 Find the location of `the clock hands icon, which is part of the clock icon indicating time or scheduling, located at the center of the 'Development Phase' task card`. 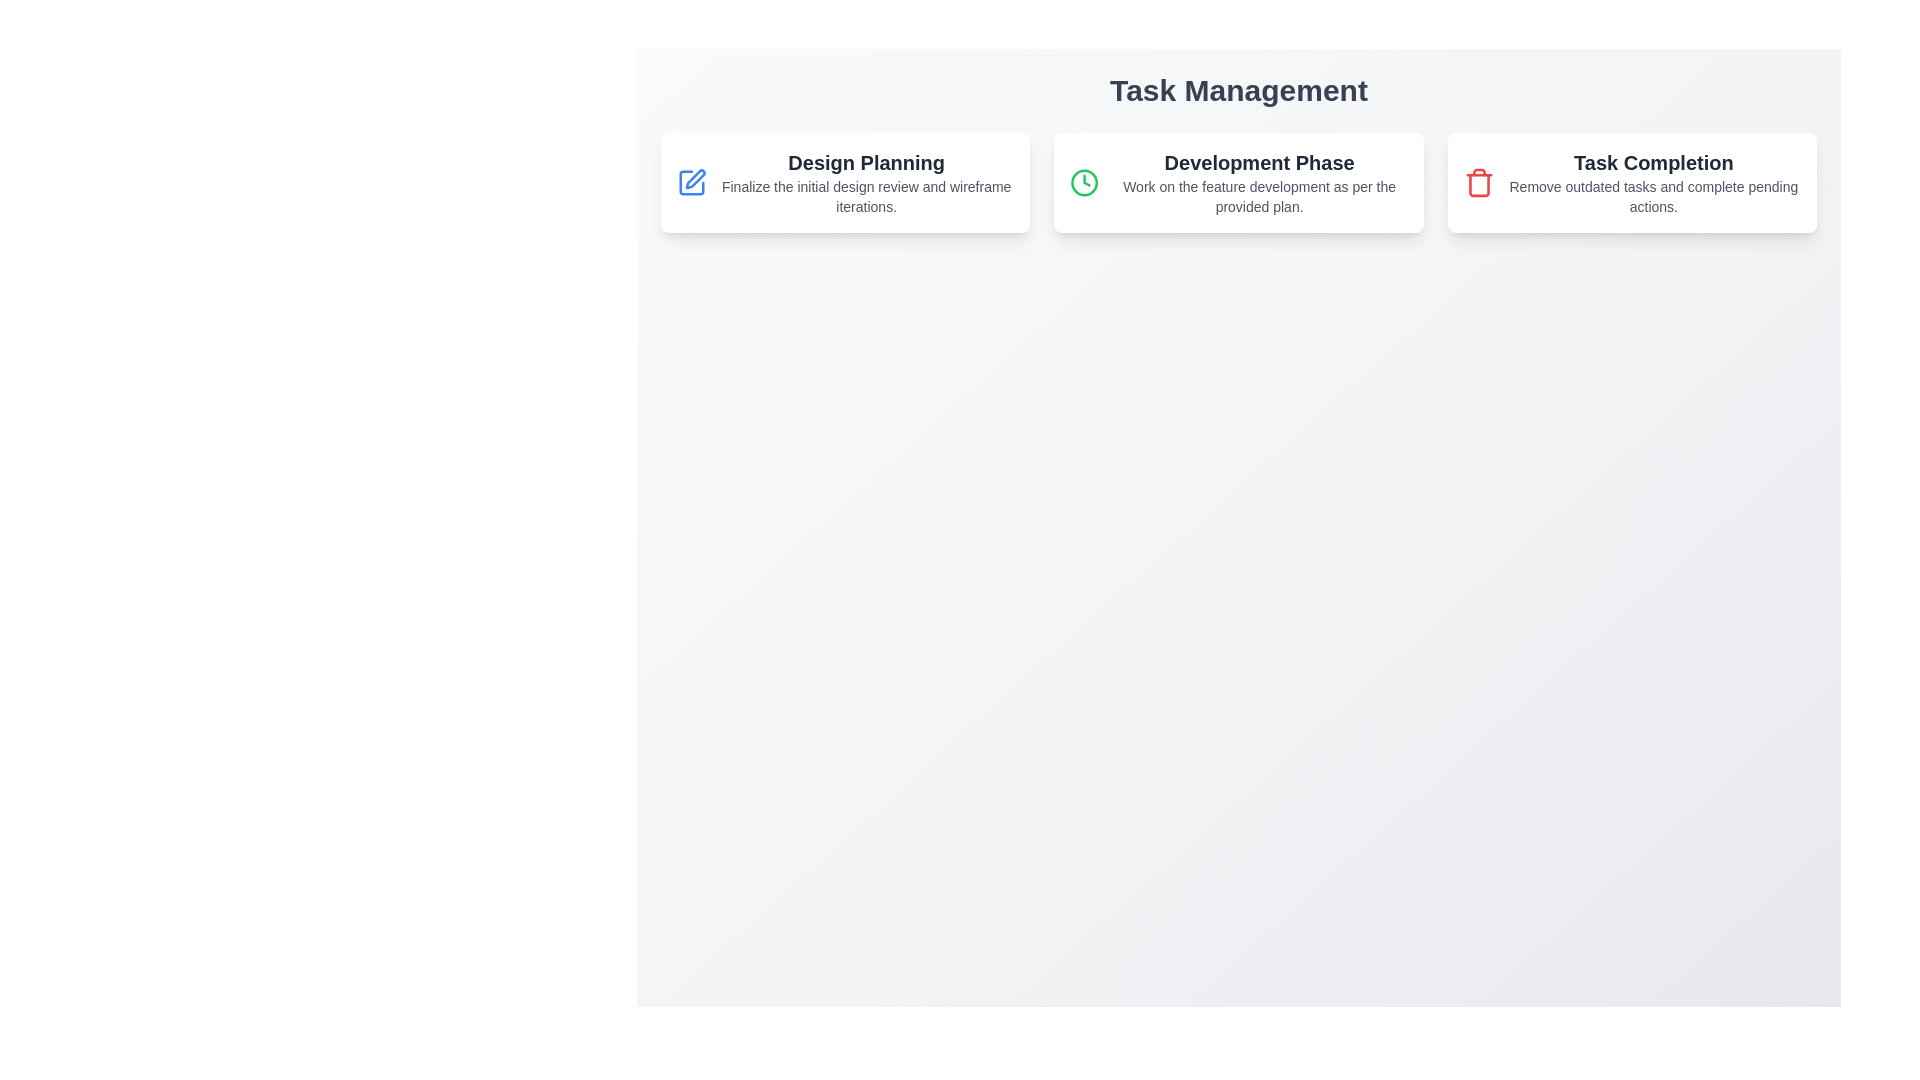

the clock hands icon, which is part of the clock icon indicating time or scheduling, located at the center of the 'Development Phase' task card is located at coordinates (1086, 180).